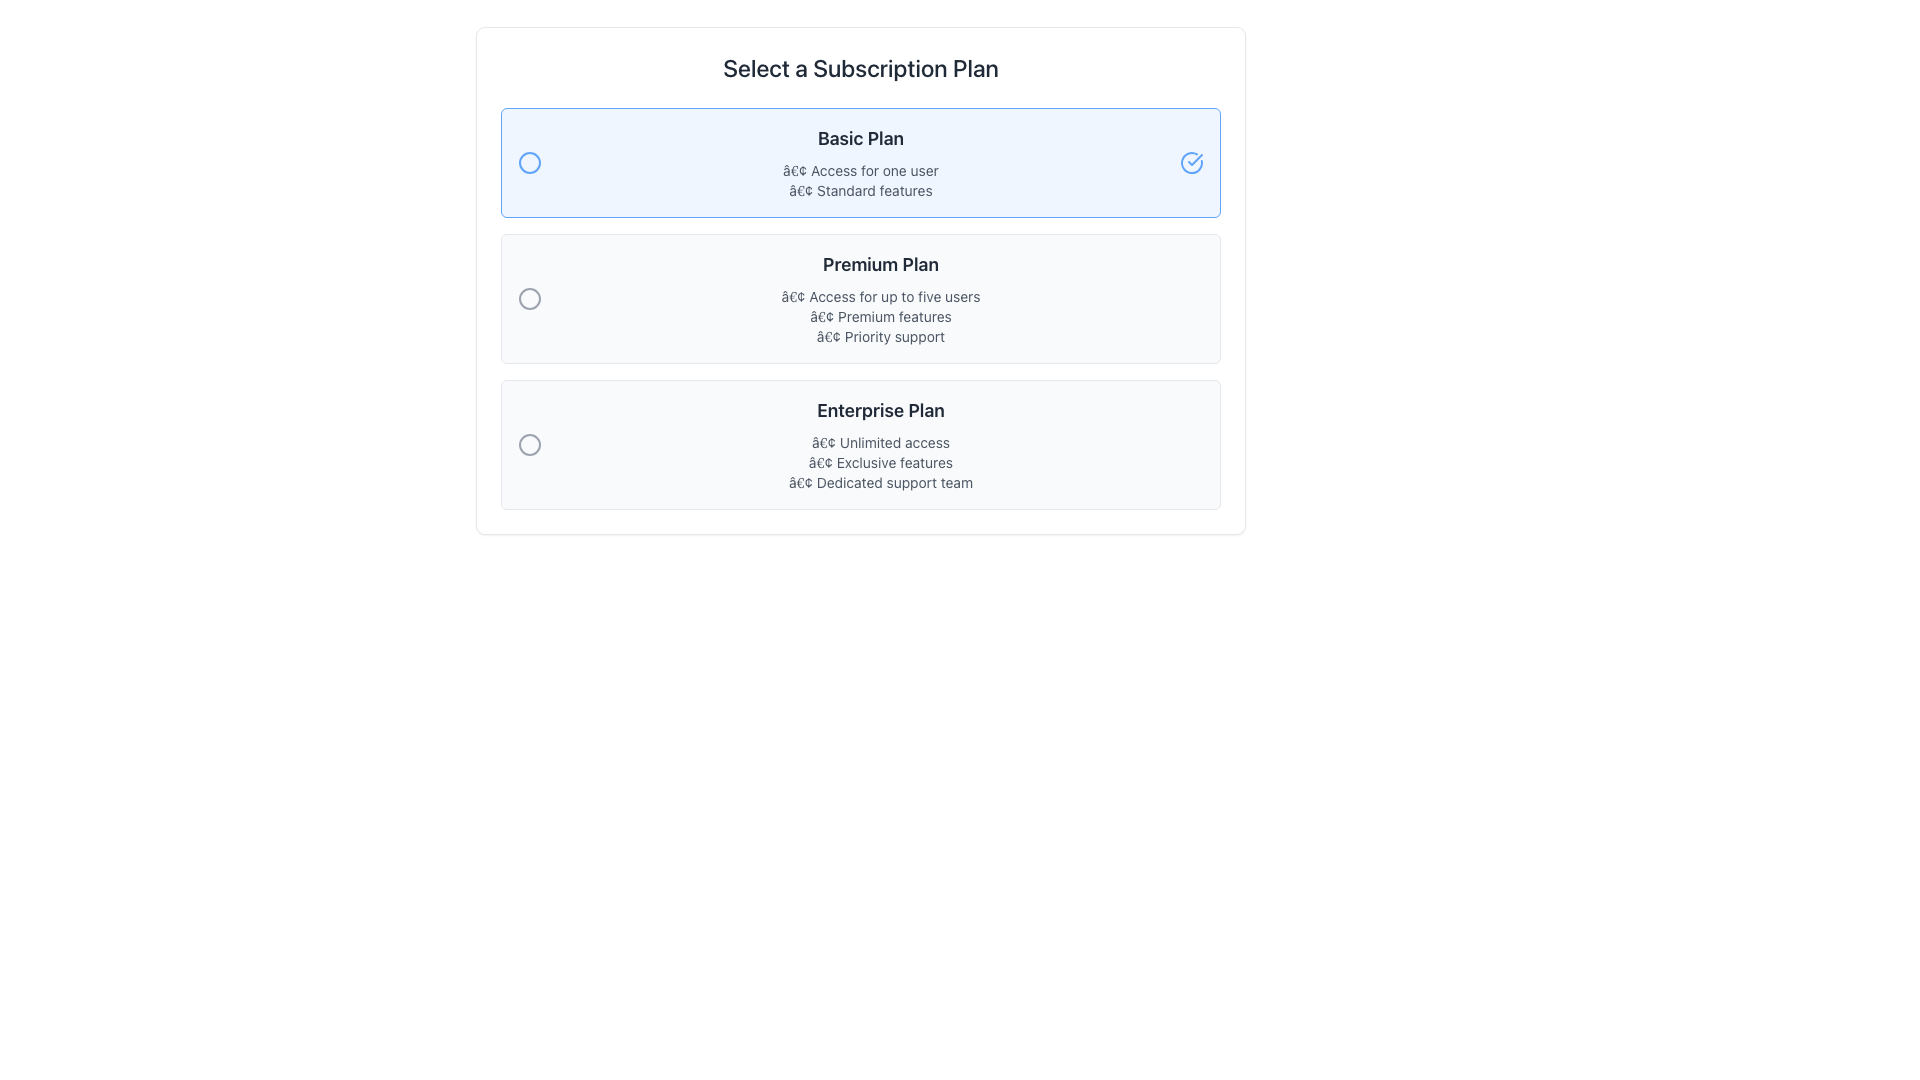 Image resolution: width=1920 pixels, height=1080 pixels. Describe the element at coordinates (529, 299) in the screenshot. I see `the radio button visual indicator for the 'Premium Plan' subscription option` at that location.